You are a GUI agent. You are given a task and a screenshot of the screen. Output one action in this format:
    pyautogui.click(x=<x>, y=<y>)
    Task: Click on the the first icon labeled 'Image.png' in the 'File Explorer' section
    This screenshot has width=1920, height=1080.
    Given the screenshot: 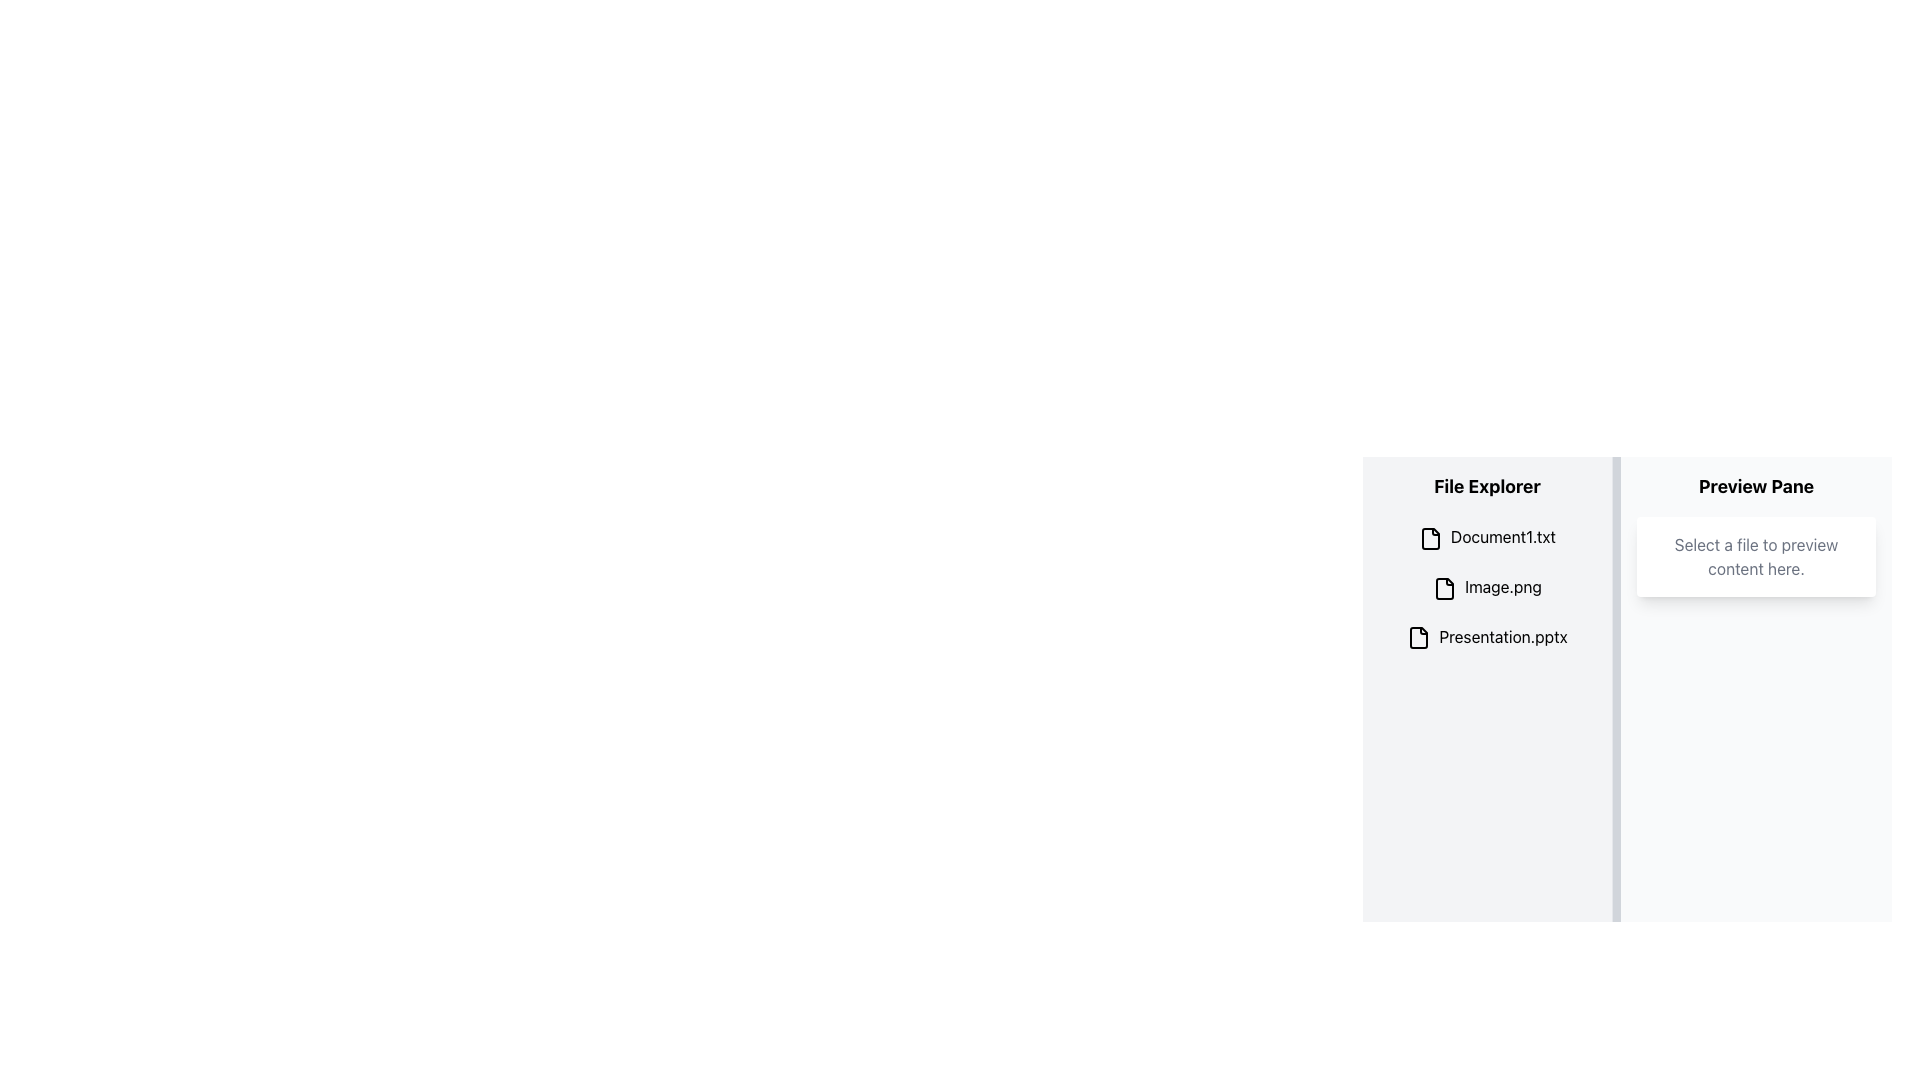 What is the action you would take?
    pyautogui.click(x=1445, y=587)
    